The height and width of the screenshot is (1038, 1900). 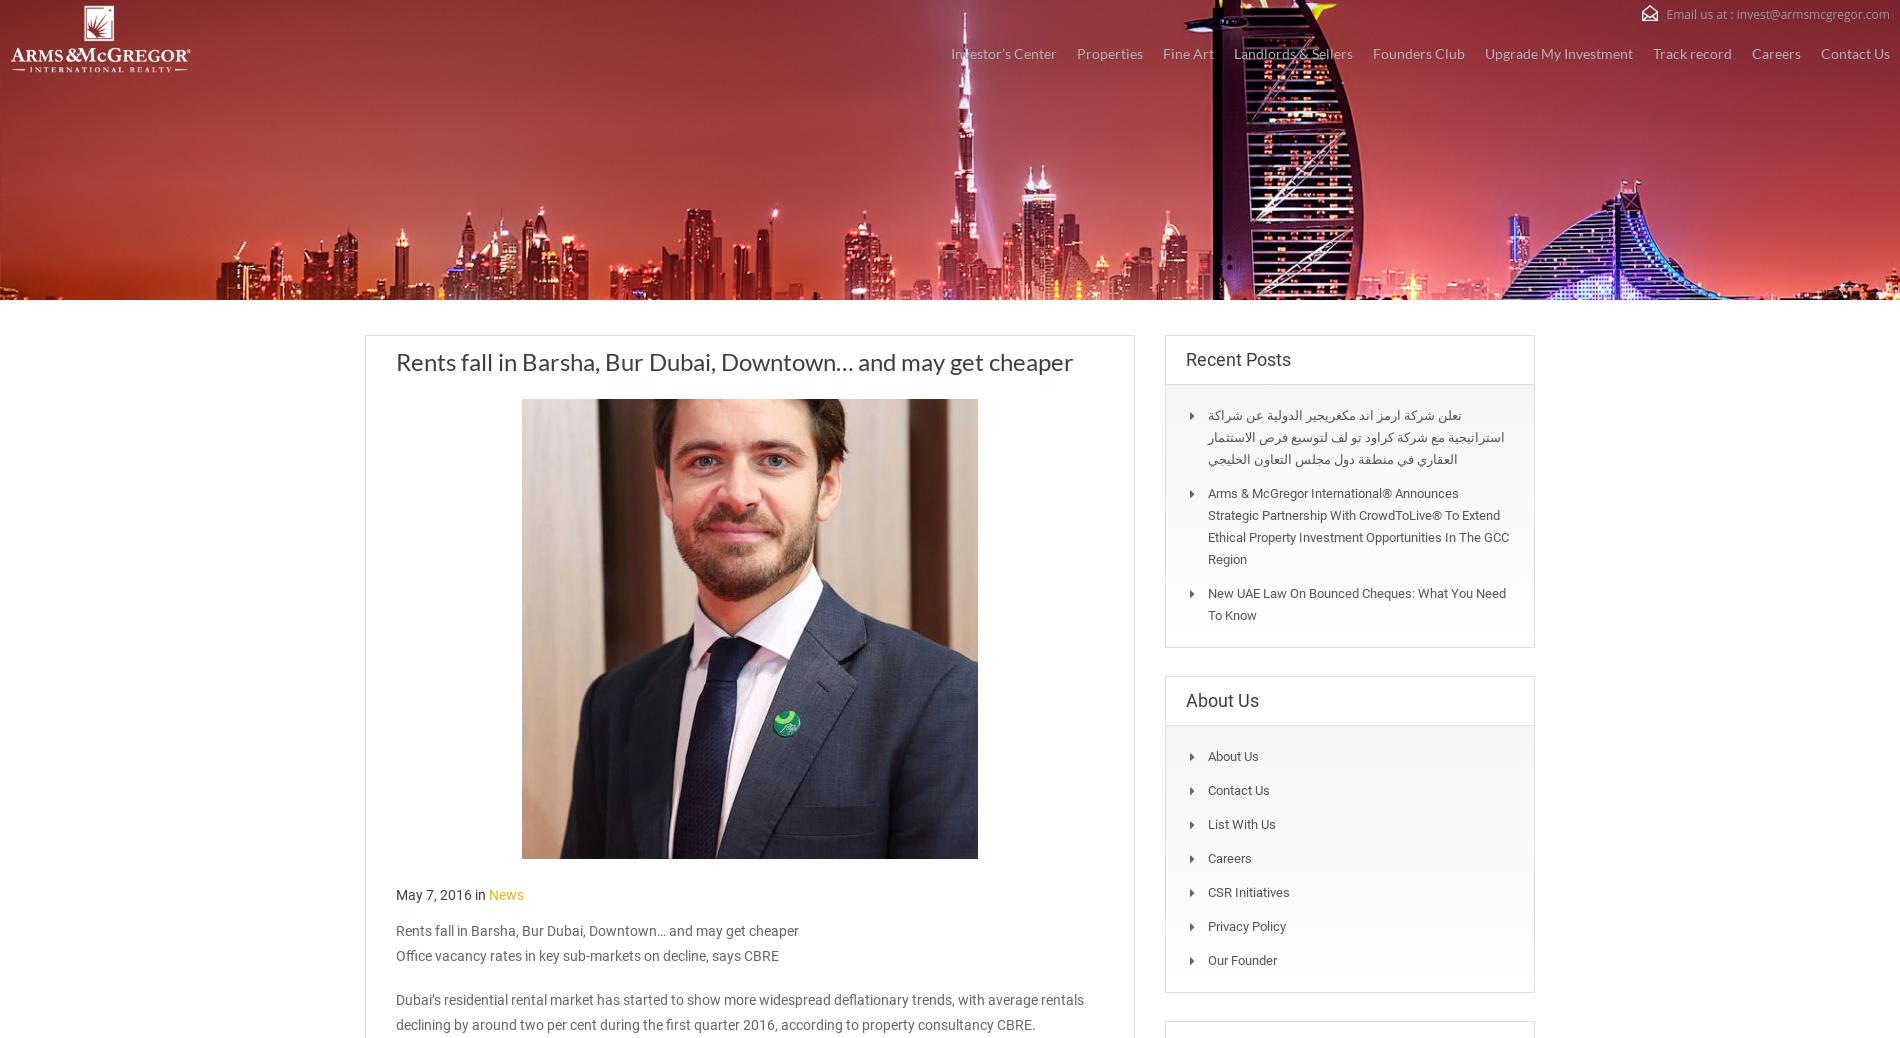 What do you see at coordinates (432, 894) in the screenshot?
I see `'May 7, 2016'` at bounding box center [432, 894].